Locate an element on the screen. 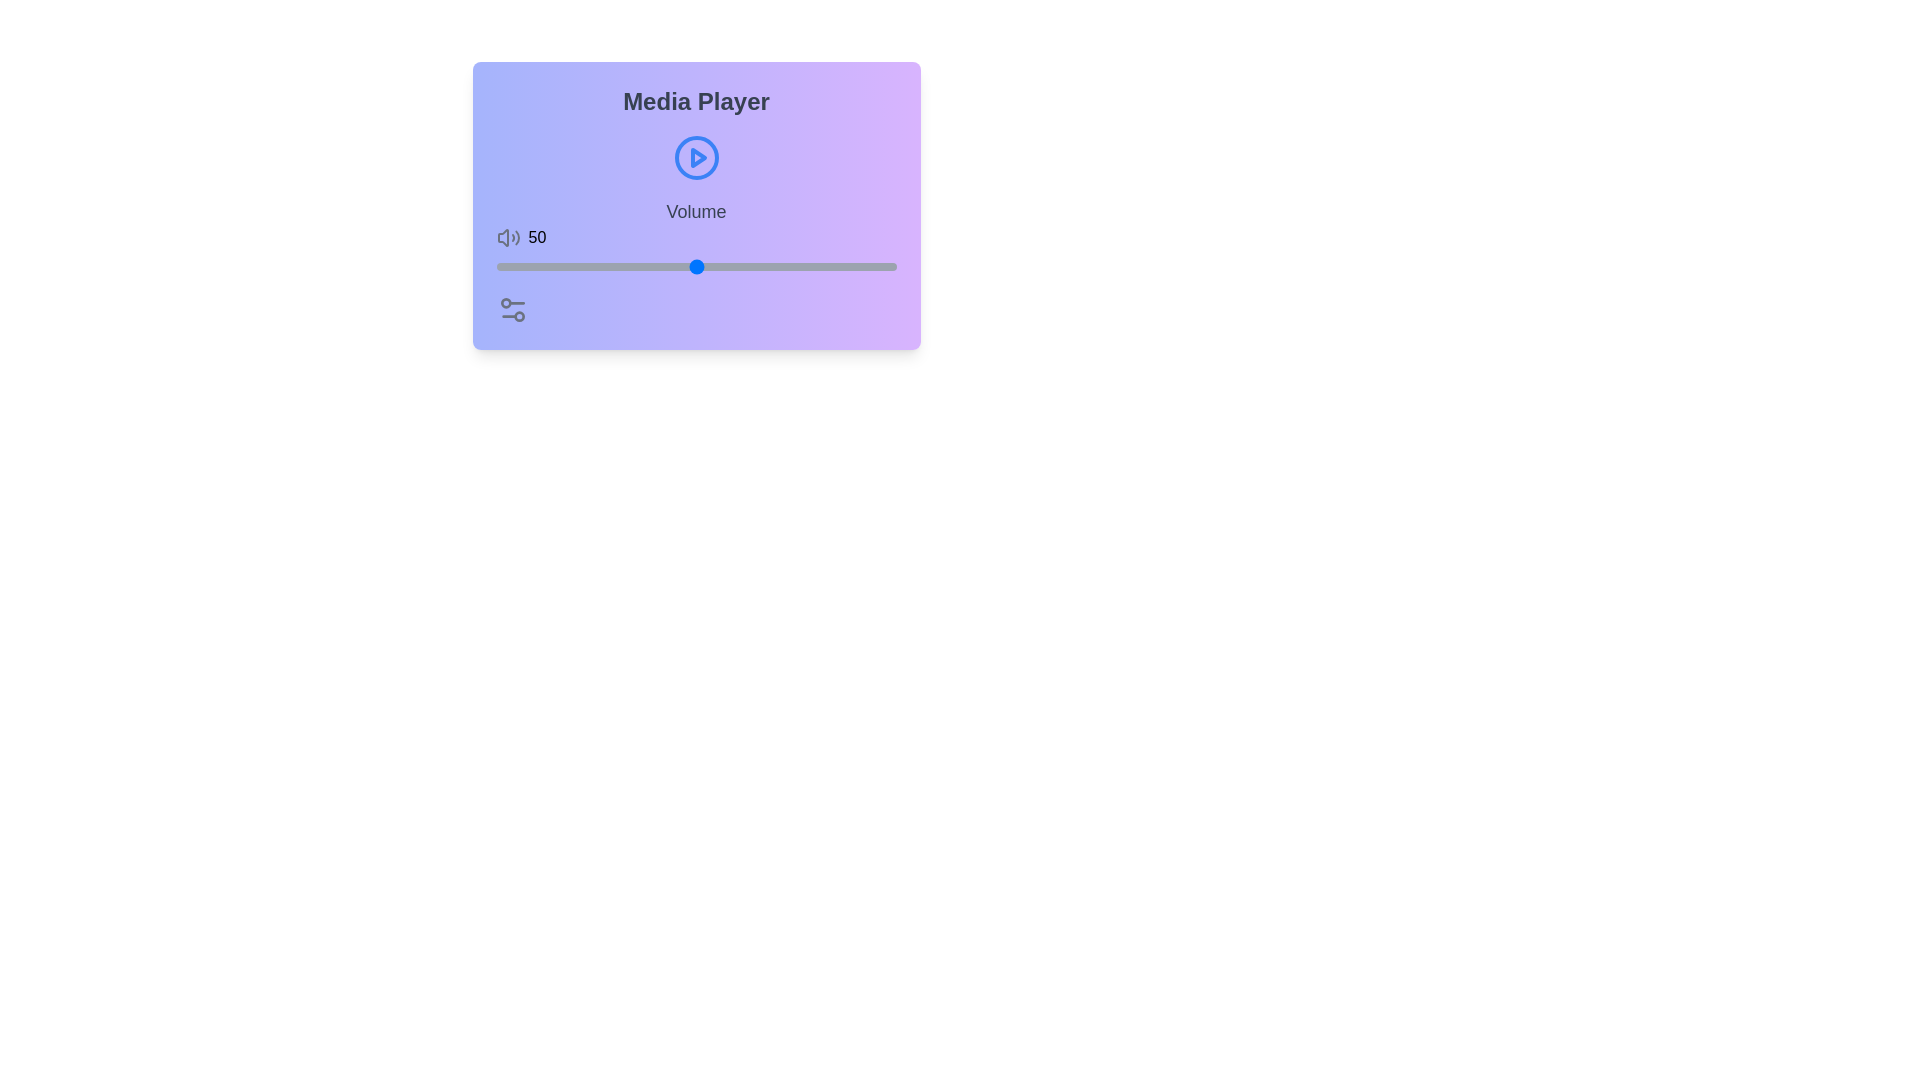  the volume level is located at coordinates (496, 265).